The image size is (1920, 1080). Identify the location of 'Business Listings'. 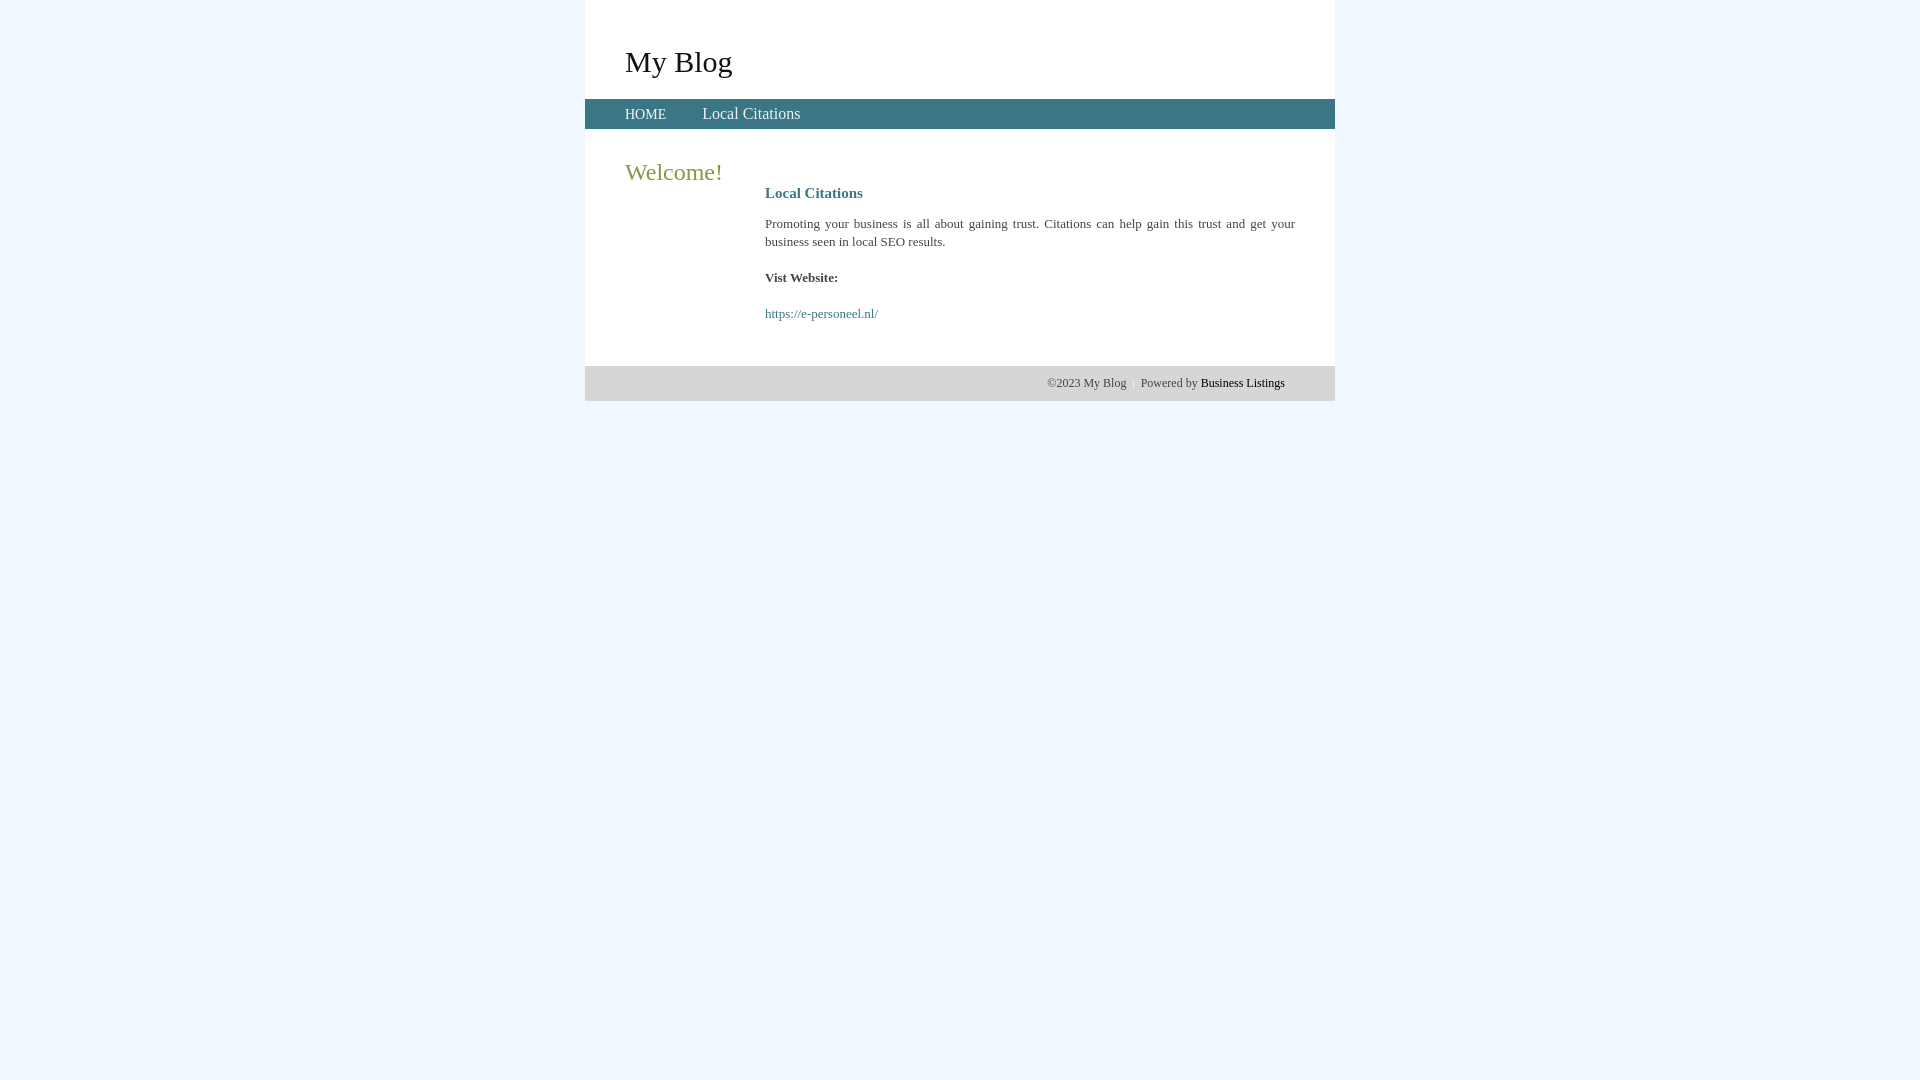
(1242, 382).